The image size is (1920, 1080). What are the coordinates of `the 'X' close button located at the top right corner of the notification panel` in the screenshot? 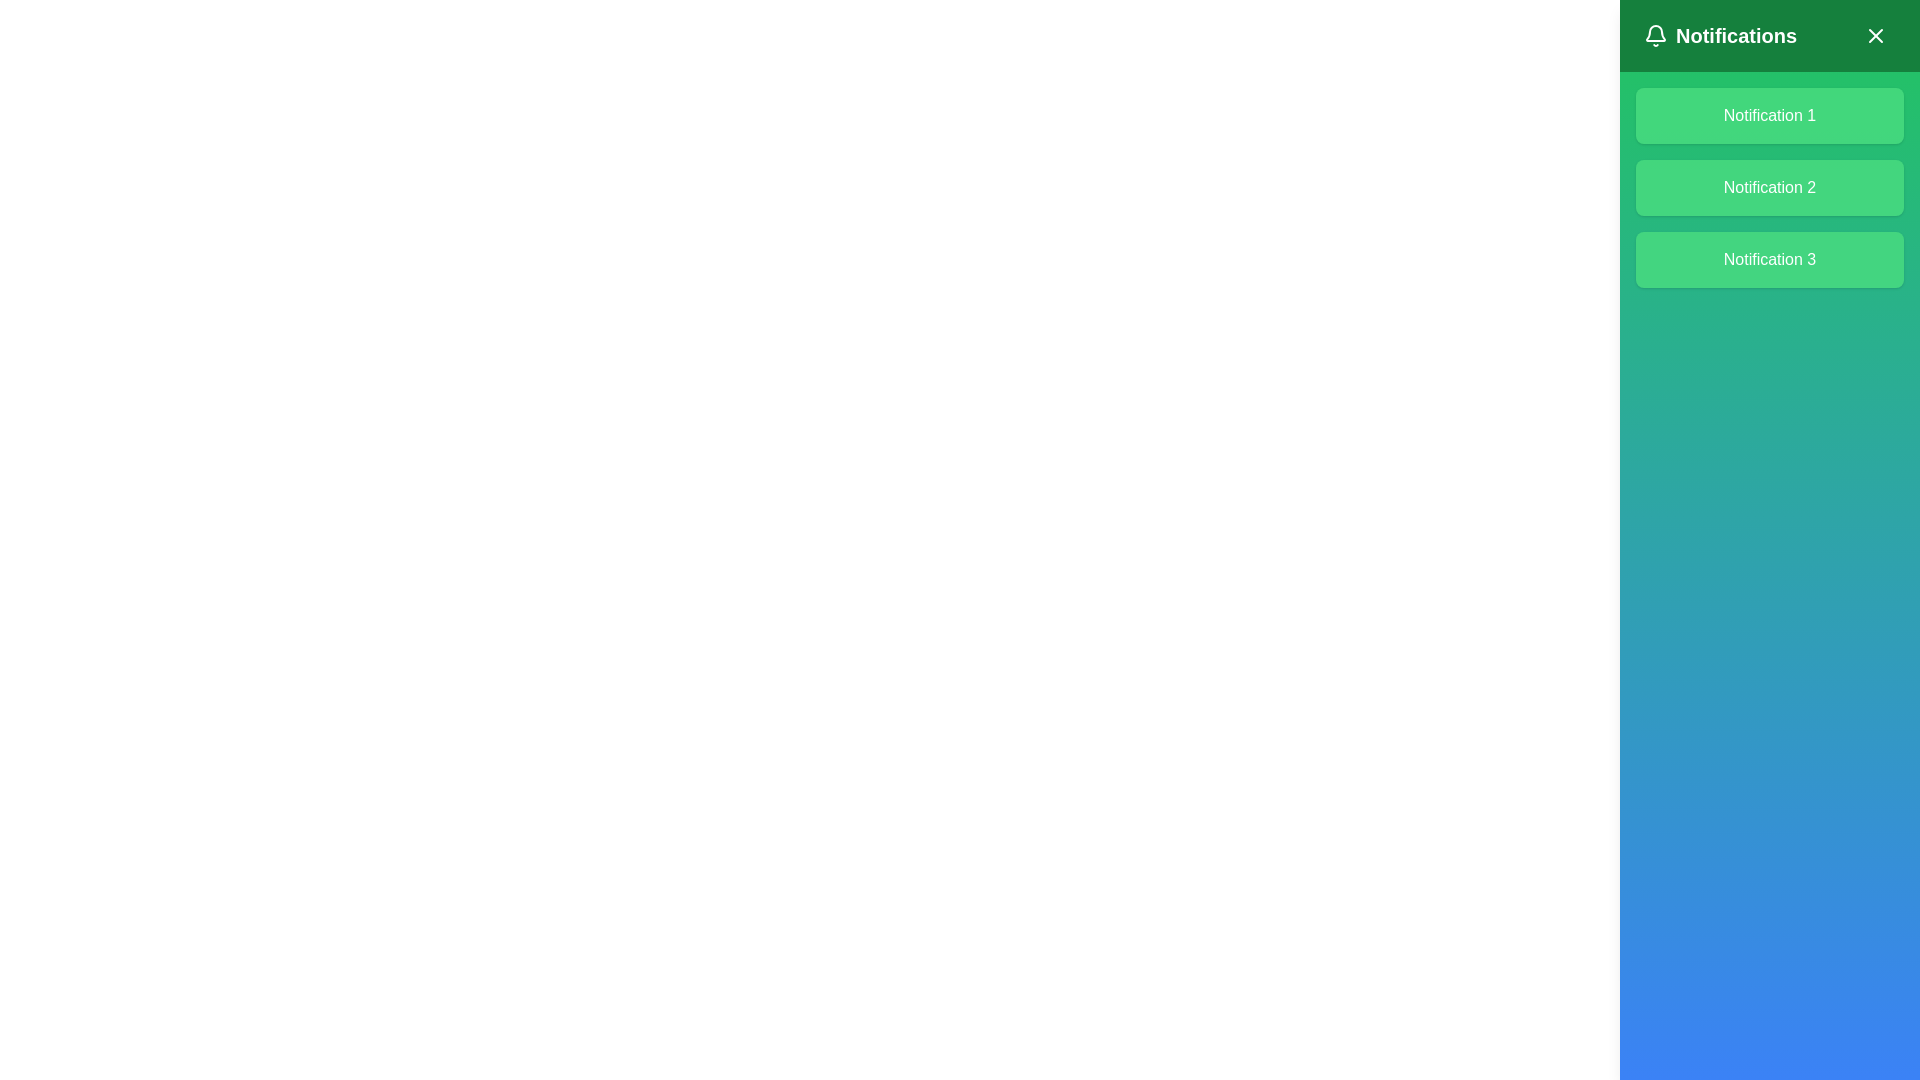 It's located at (1875, 35).